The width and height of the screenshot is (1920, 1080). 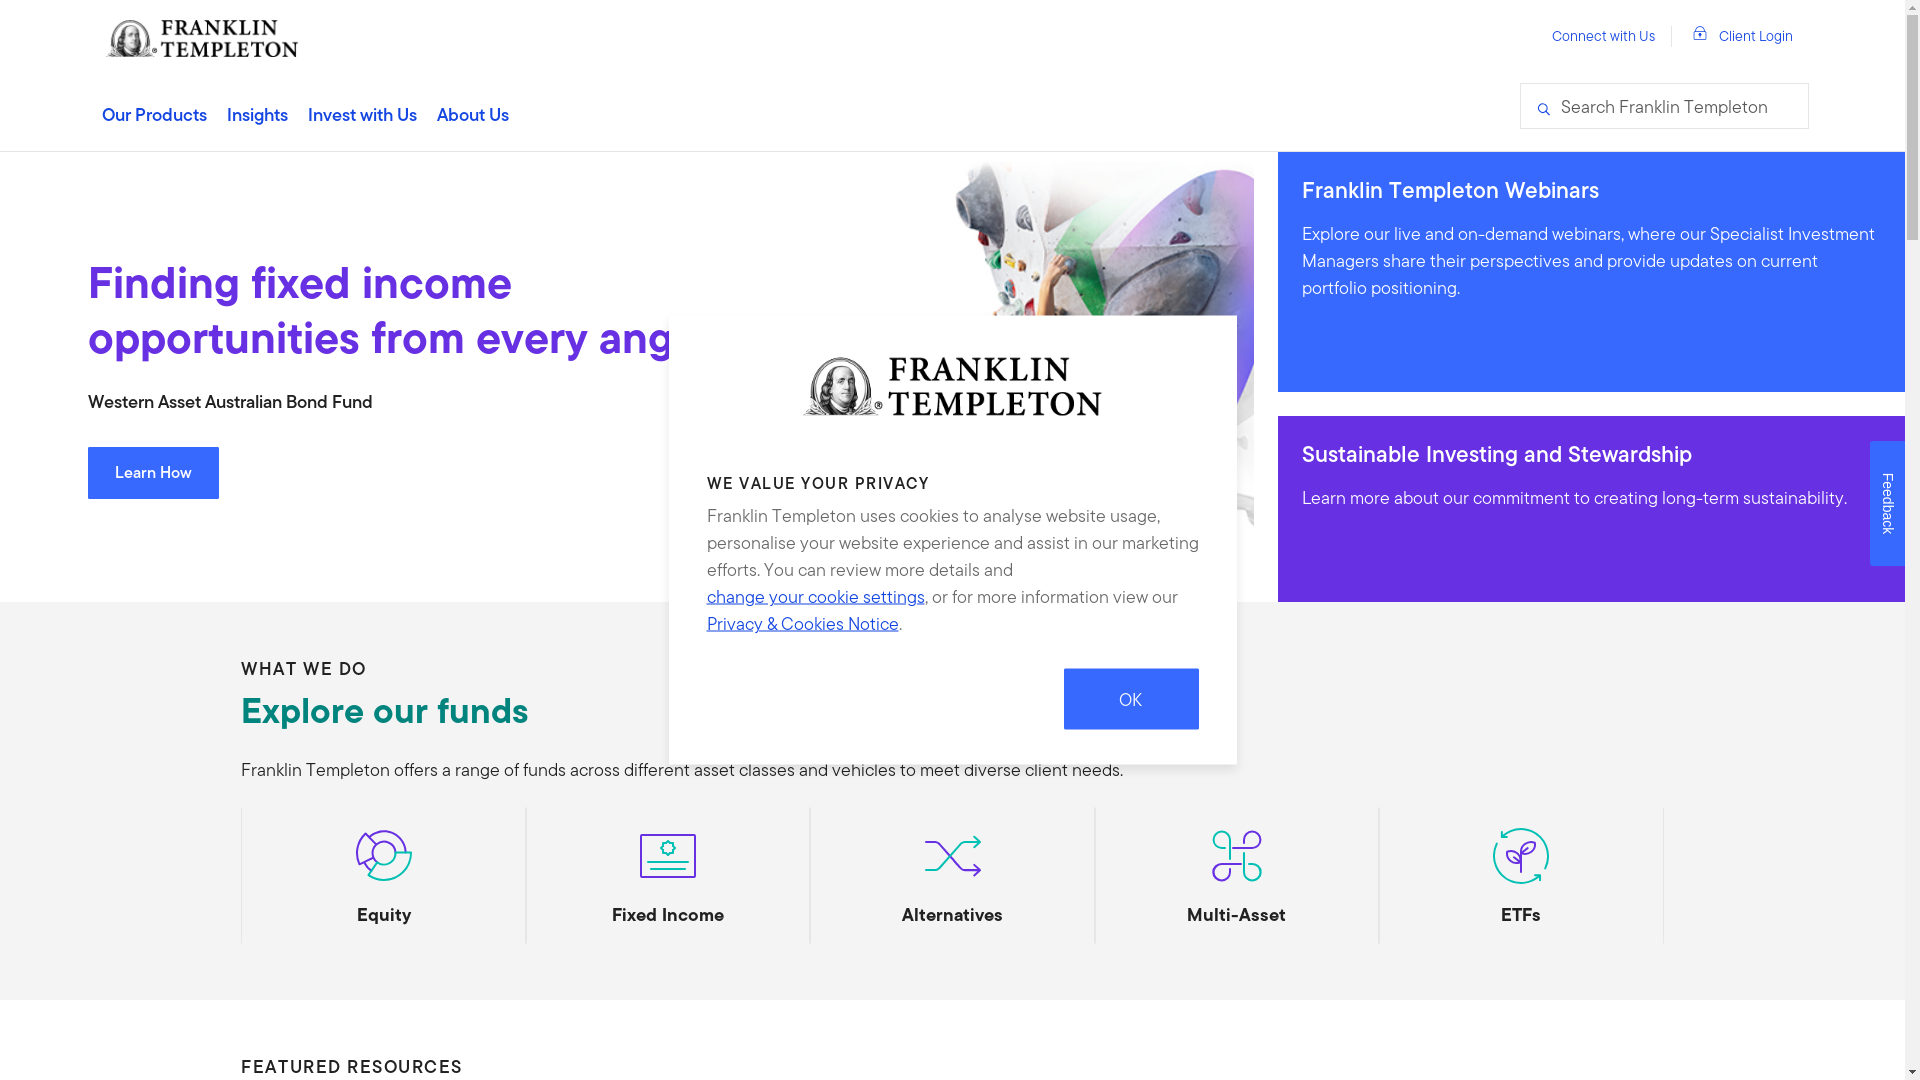 I want to click on 'Equity', so click(x=383, y=874).